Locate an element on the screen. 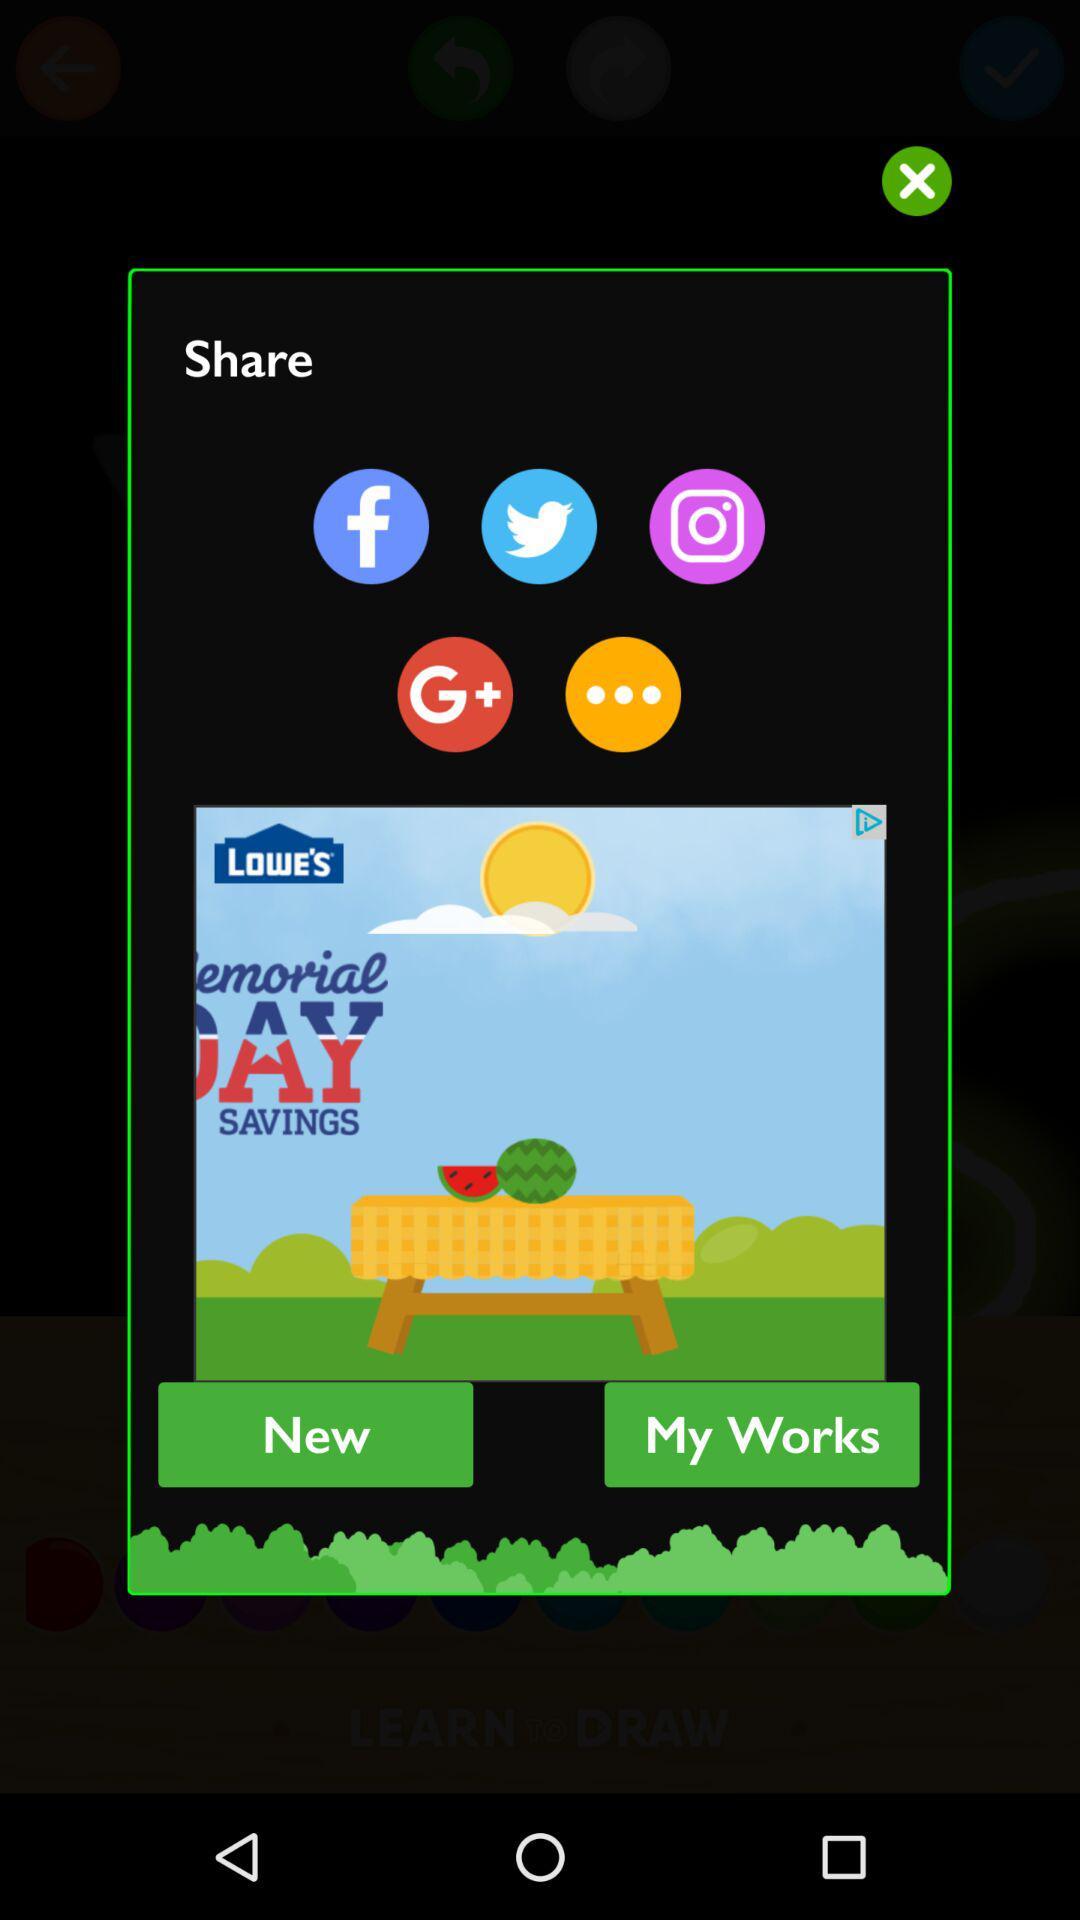 The height and width of the screenshot is (1920, 1080). the more icon is located at coordinates (622, 694).